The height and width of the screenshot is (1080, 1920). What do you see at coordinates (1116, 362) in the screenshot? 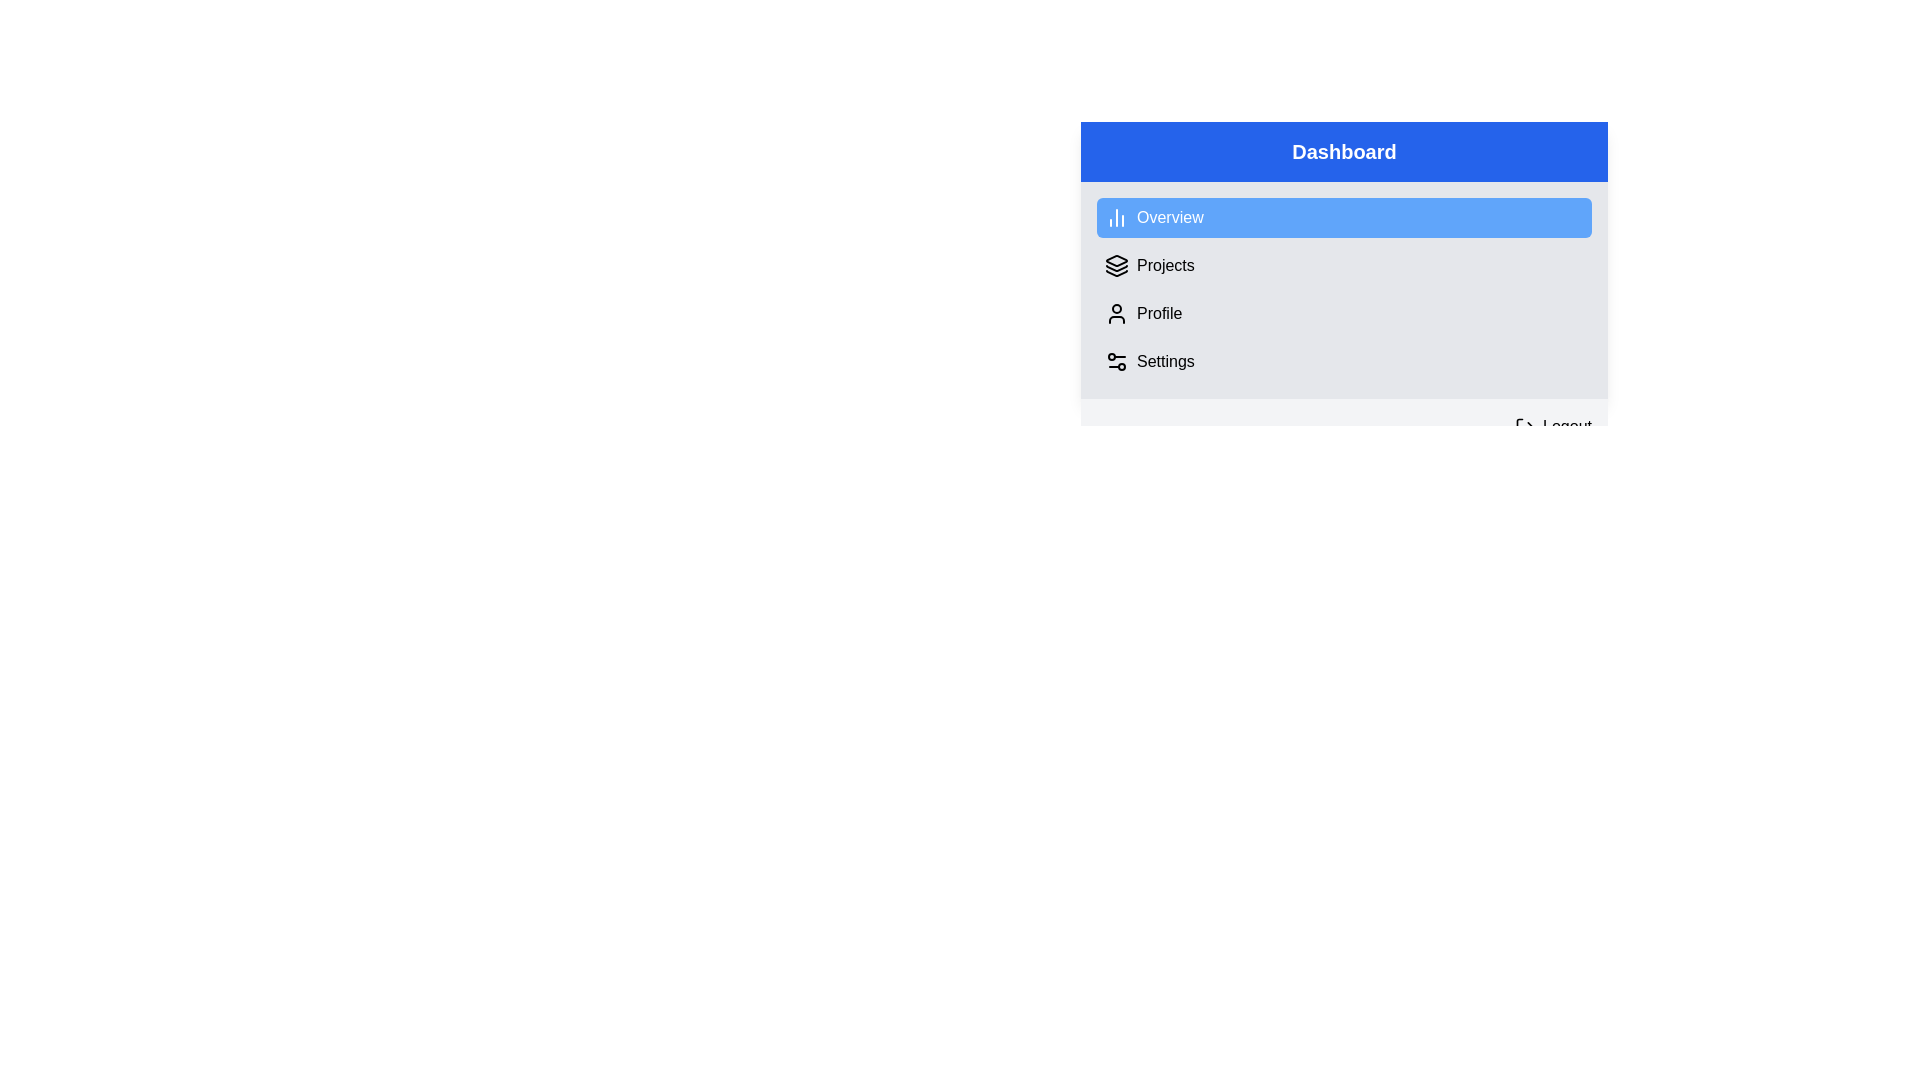
I see `the 'Settings' icon located to the left of the 'Settings' text, which serves as a cue for users` at bounding box center [1116, 362].